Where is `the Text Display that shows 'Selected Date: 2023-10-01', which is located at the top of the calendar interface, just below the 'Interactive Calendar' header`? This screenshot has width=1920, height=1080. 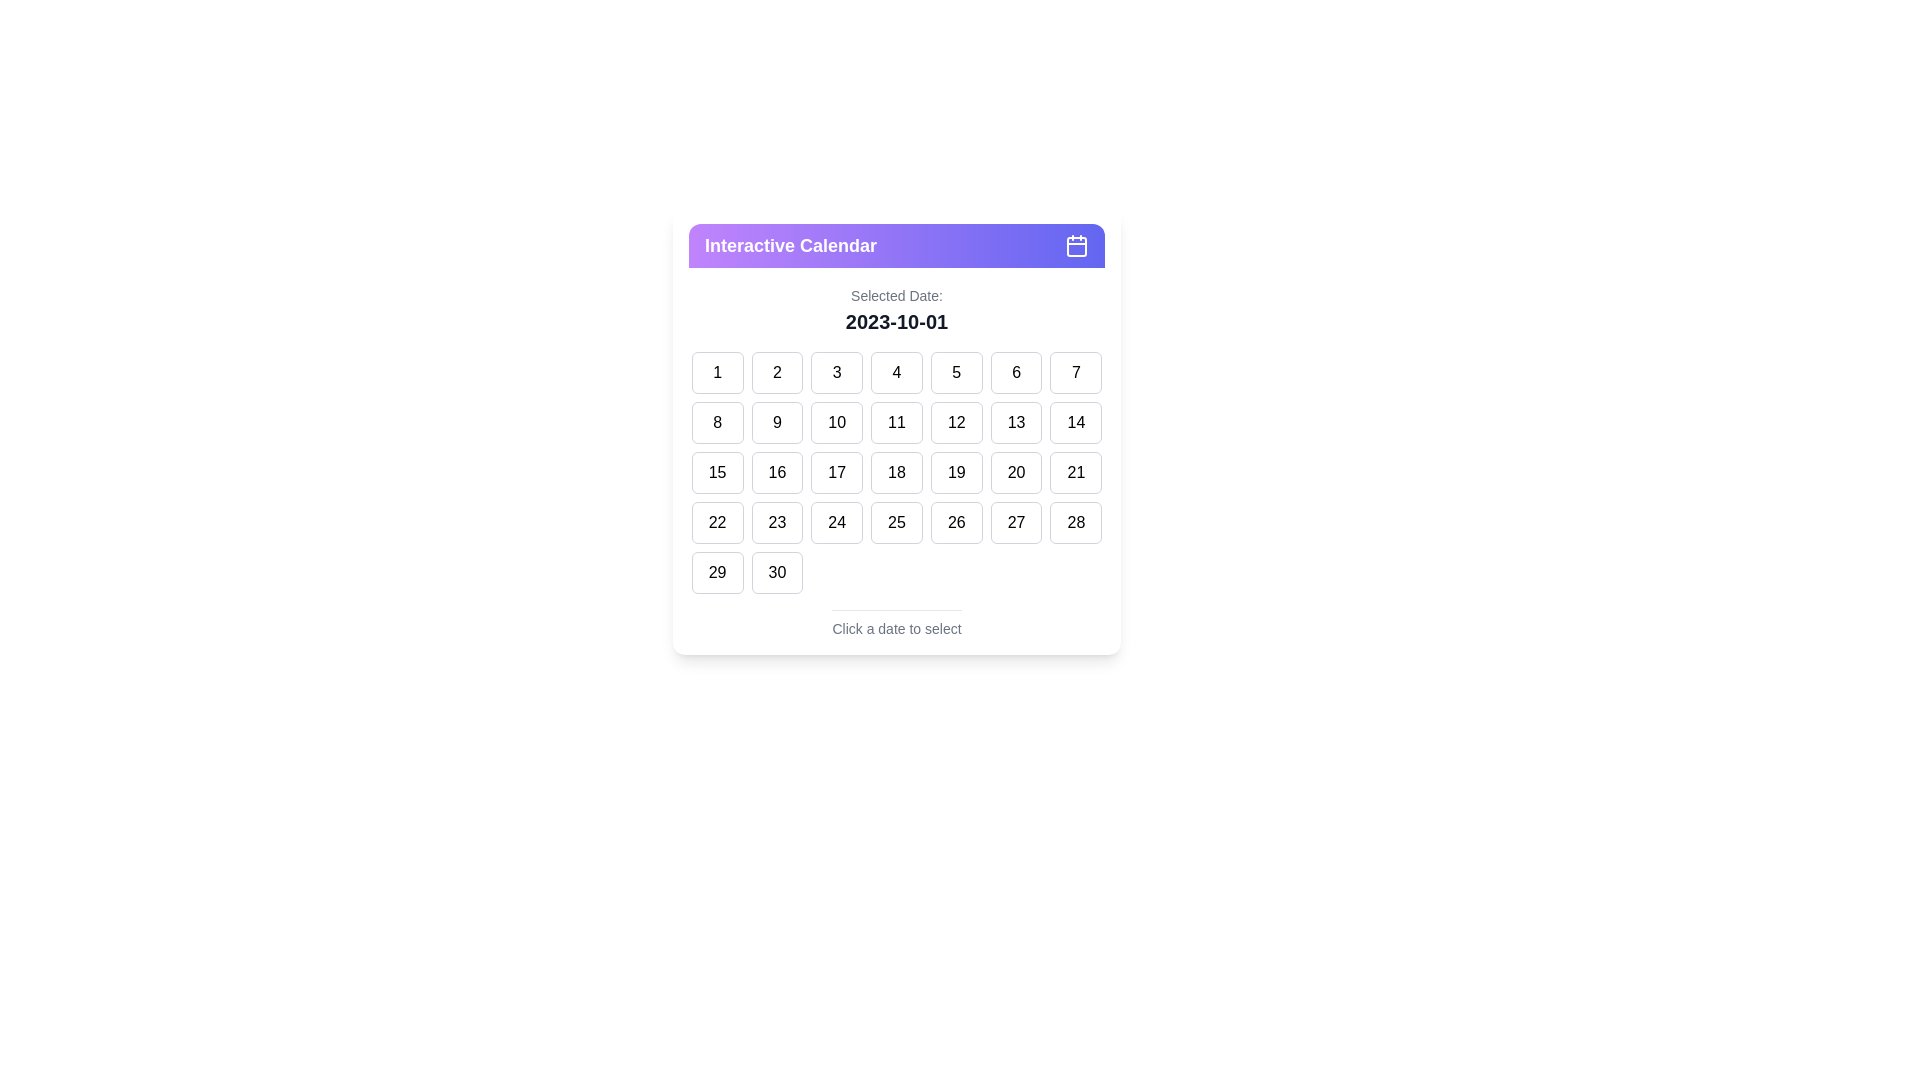
the Text Display that shows 'Selected Date: 2023-10-01', which is located at the top of the calendar interface, just below the 'Interactive Calendar' header is located at coordinates (896, 309).